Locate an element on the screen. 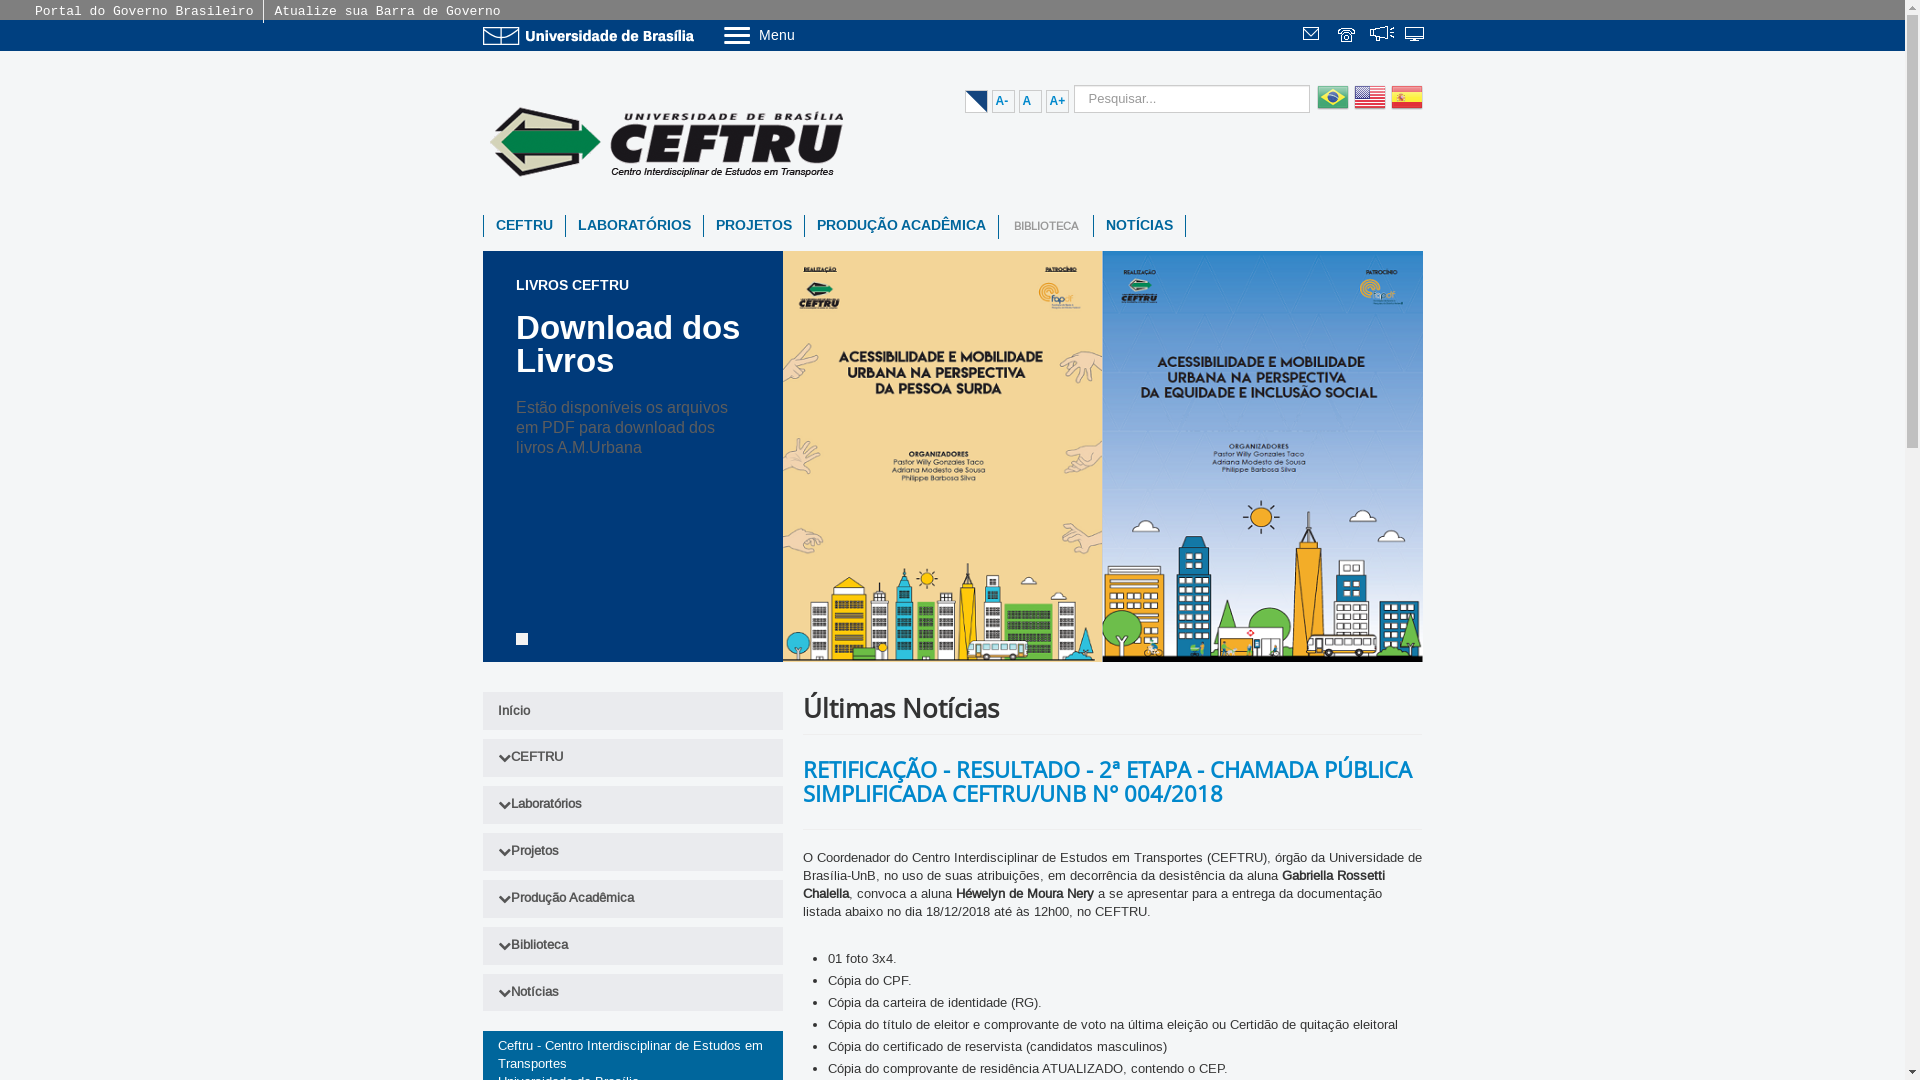 The image size is (1920, 1080). 'Menu' is located at coordinates (809, 34).